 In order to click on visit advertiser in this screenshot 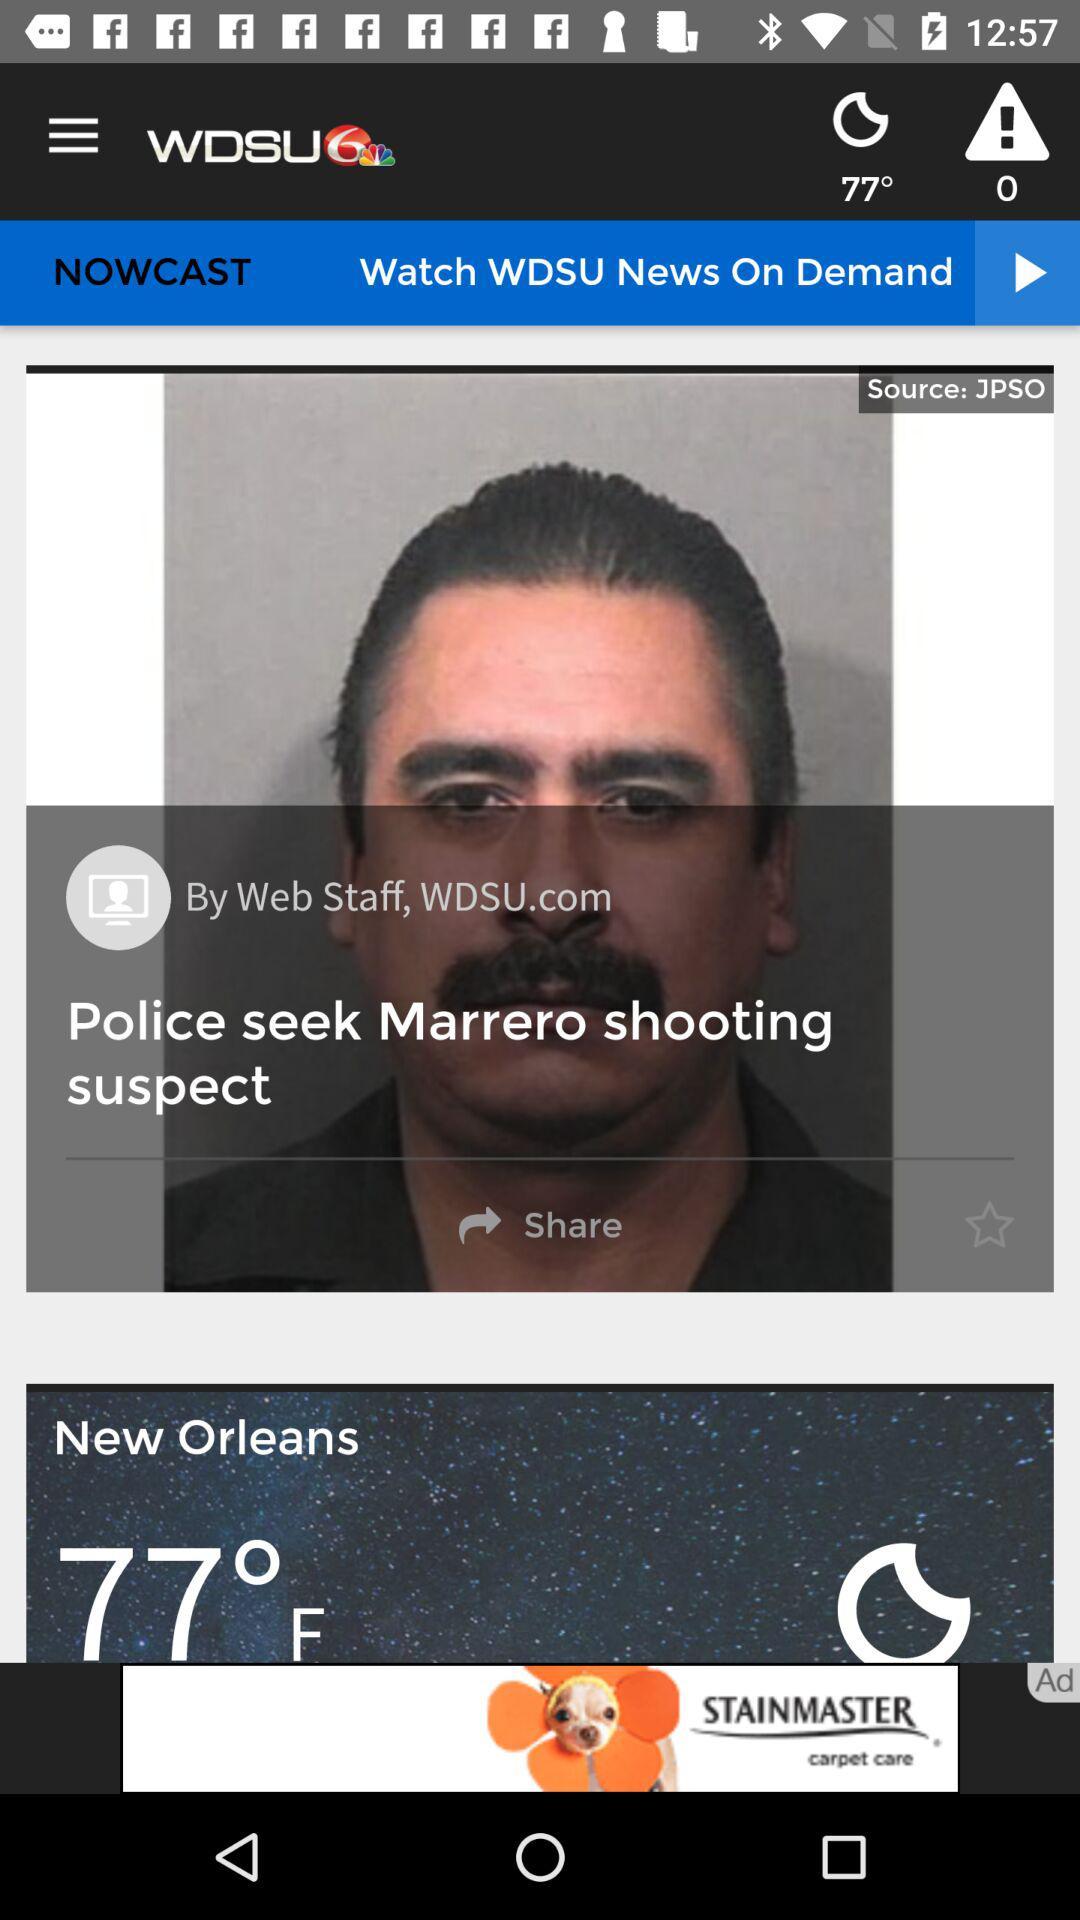, I will do `click(540, 1727)`.